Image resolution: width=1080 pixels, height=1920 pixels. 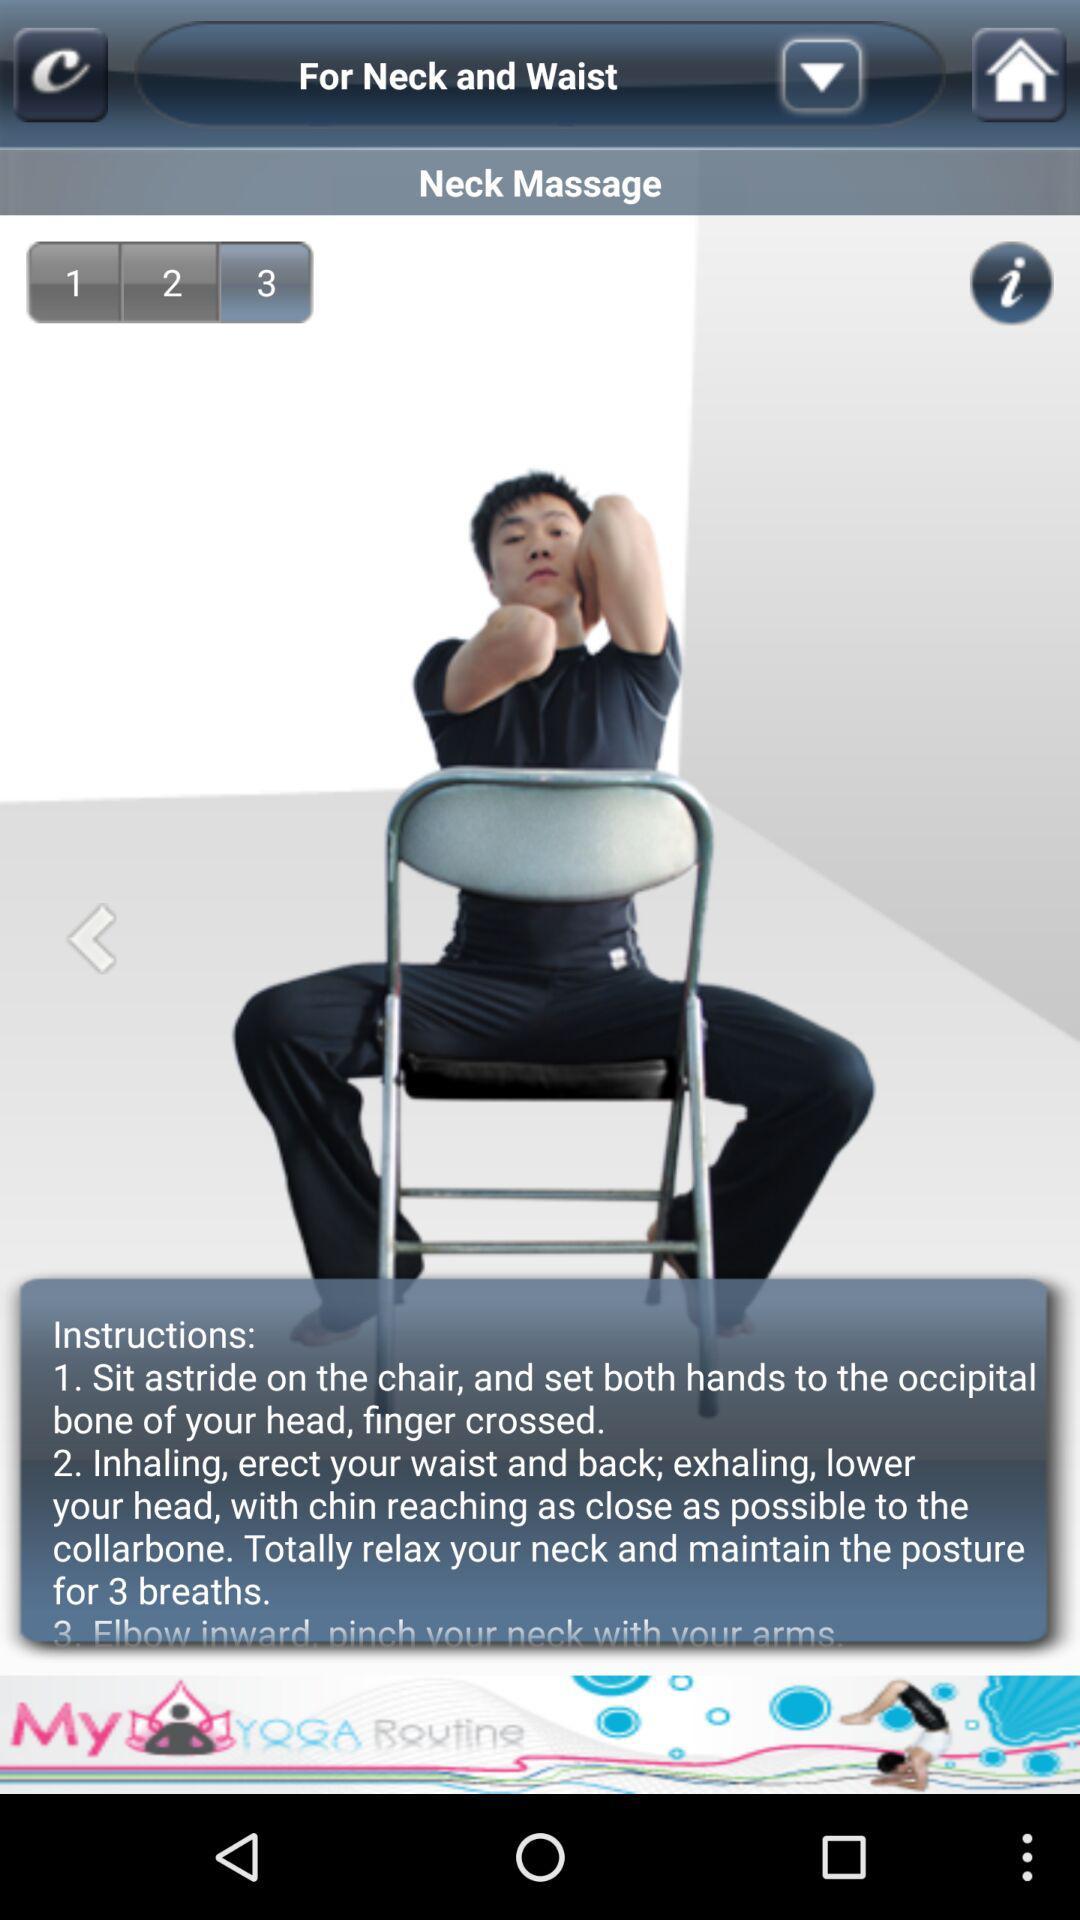 What do you see at coordinates (1019, 75) in the screenshot?
I see `item above neck massage` at bounding box center [1019, 75].